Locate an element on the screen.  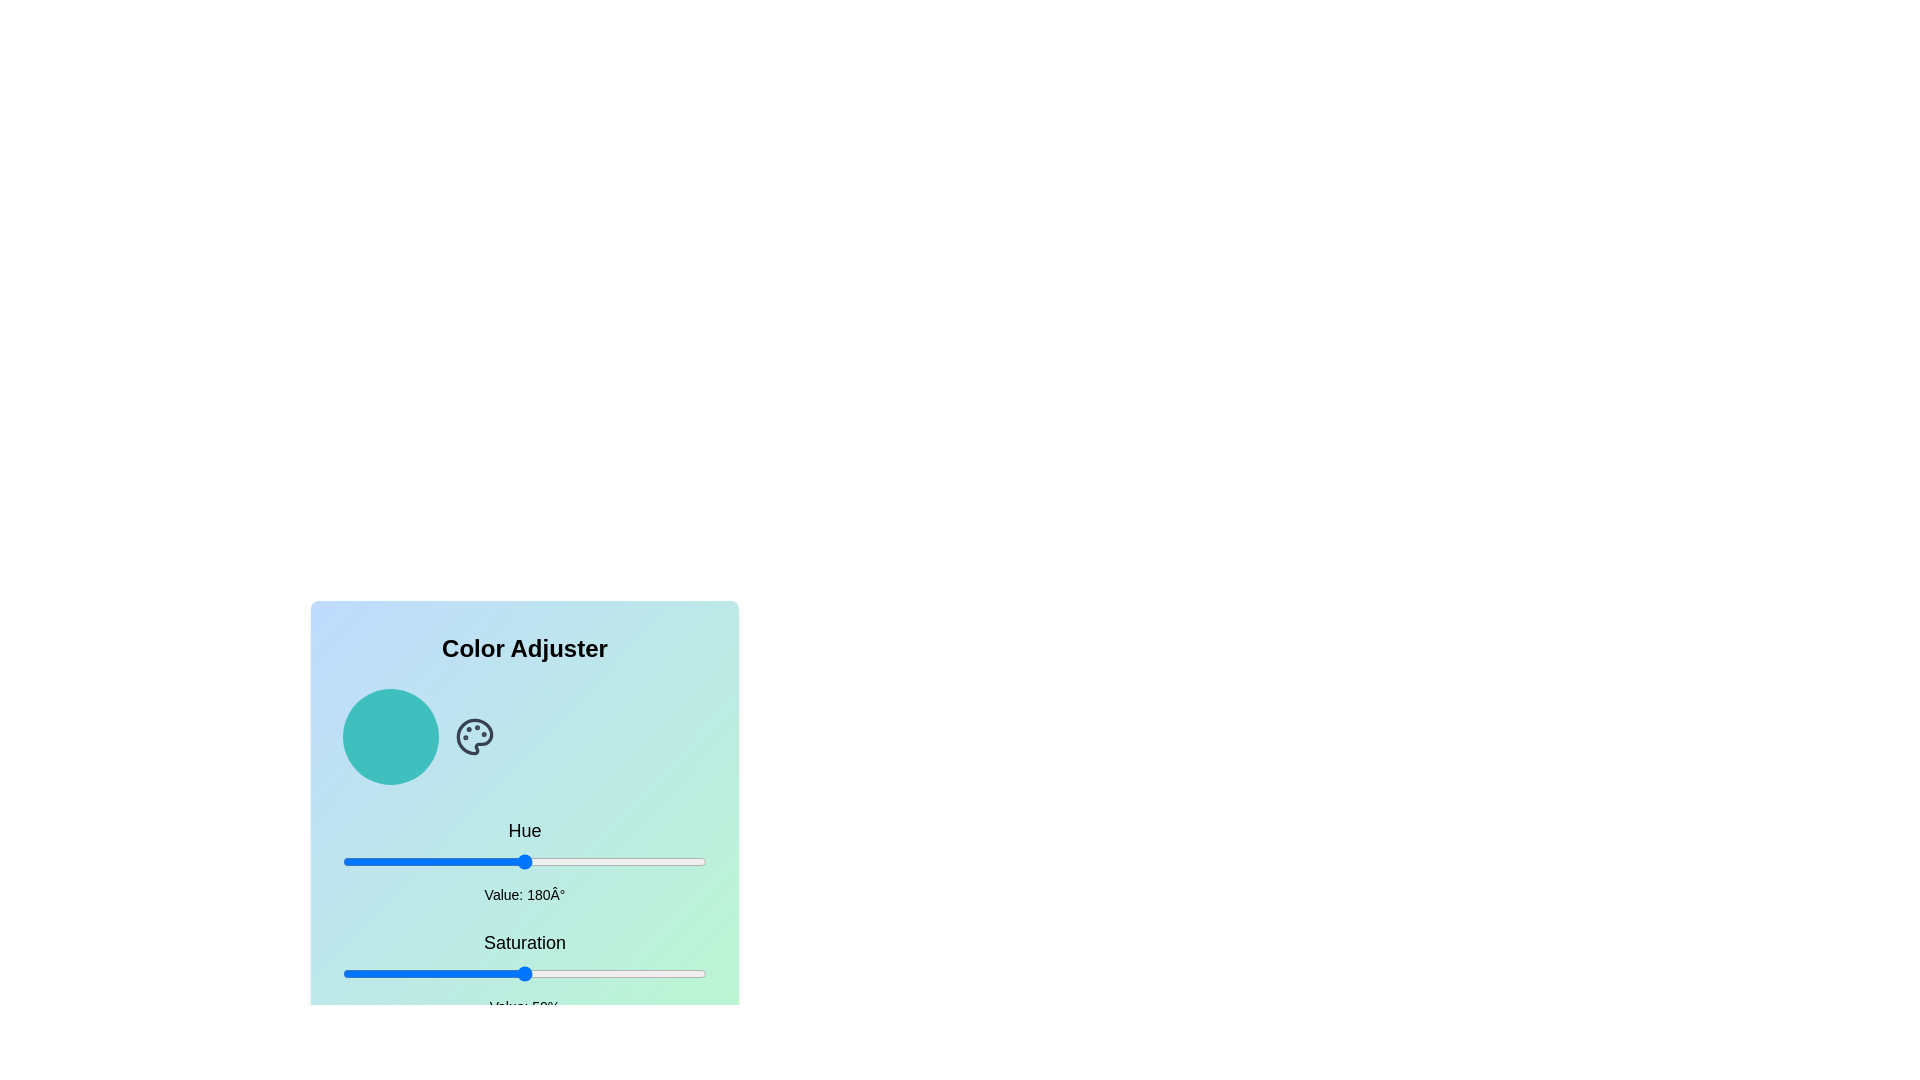
the saturation slider to set the saturation to 66% is located at coordinates (582, 973).